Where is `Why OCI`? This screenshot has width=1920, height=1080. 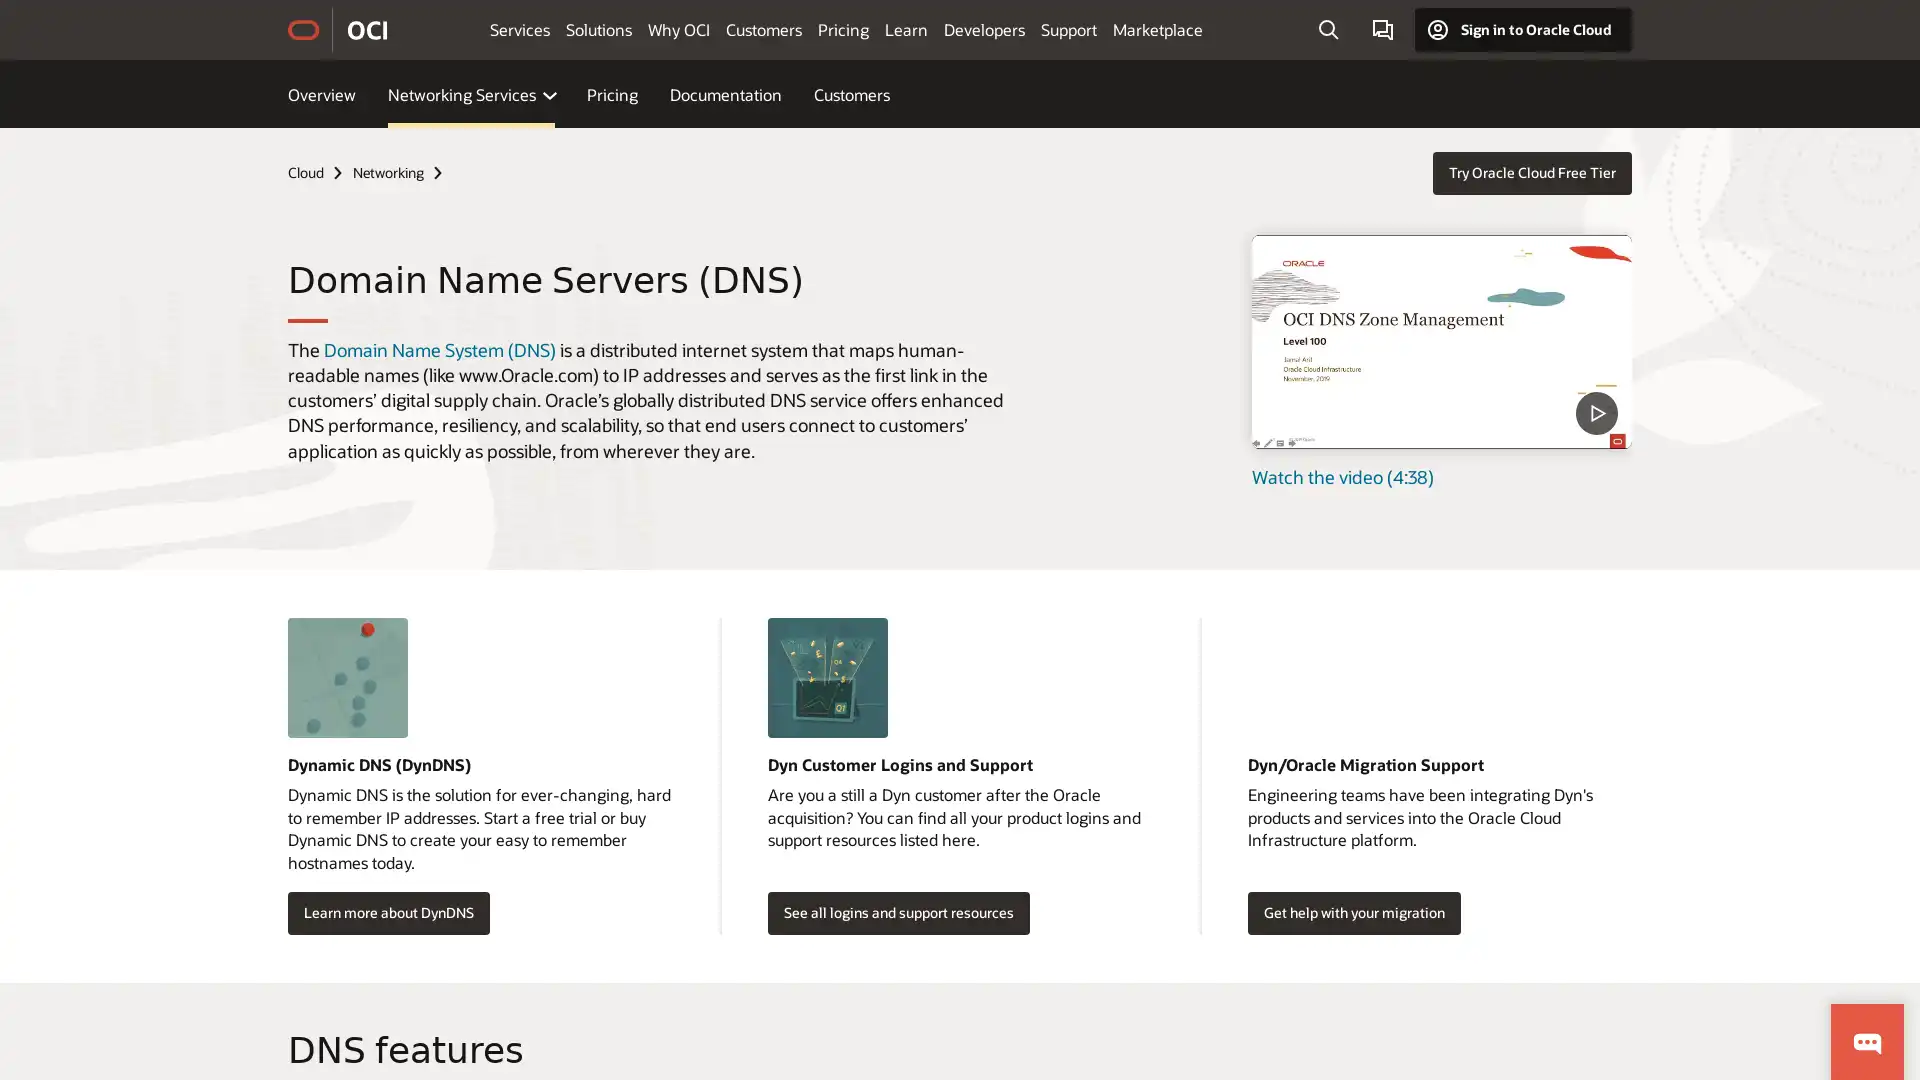
Why OCI is located at coordinates (678, 29).